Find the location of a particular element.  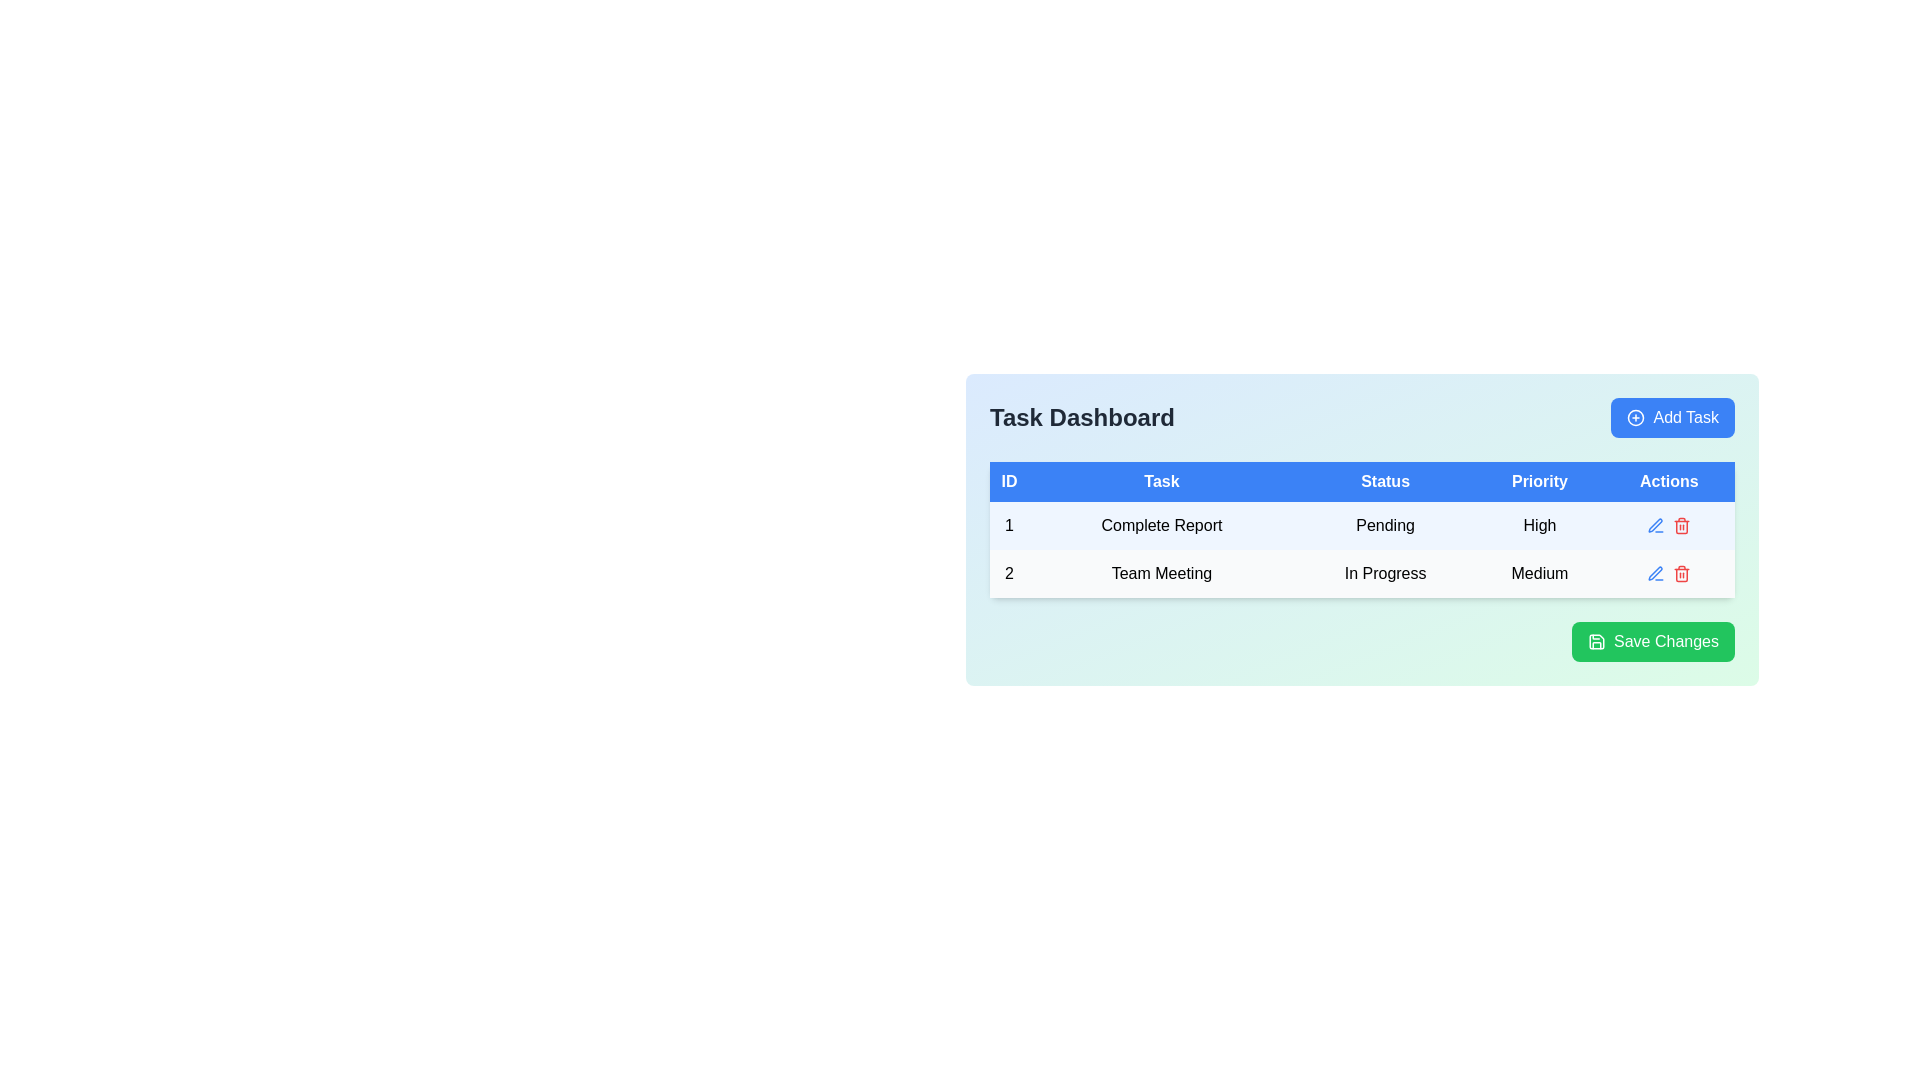

the 'Priority' column header in the table is located at coordinates (1539, 482).